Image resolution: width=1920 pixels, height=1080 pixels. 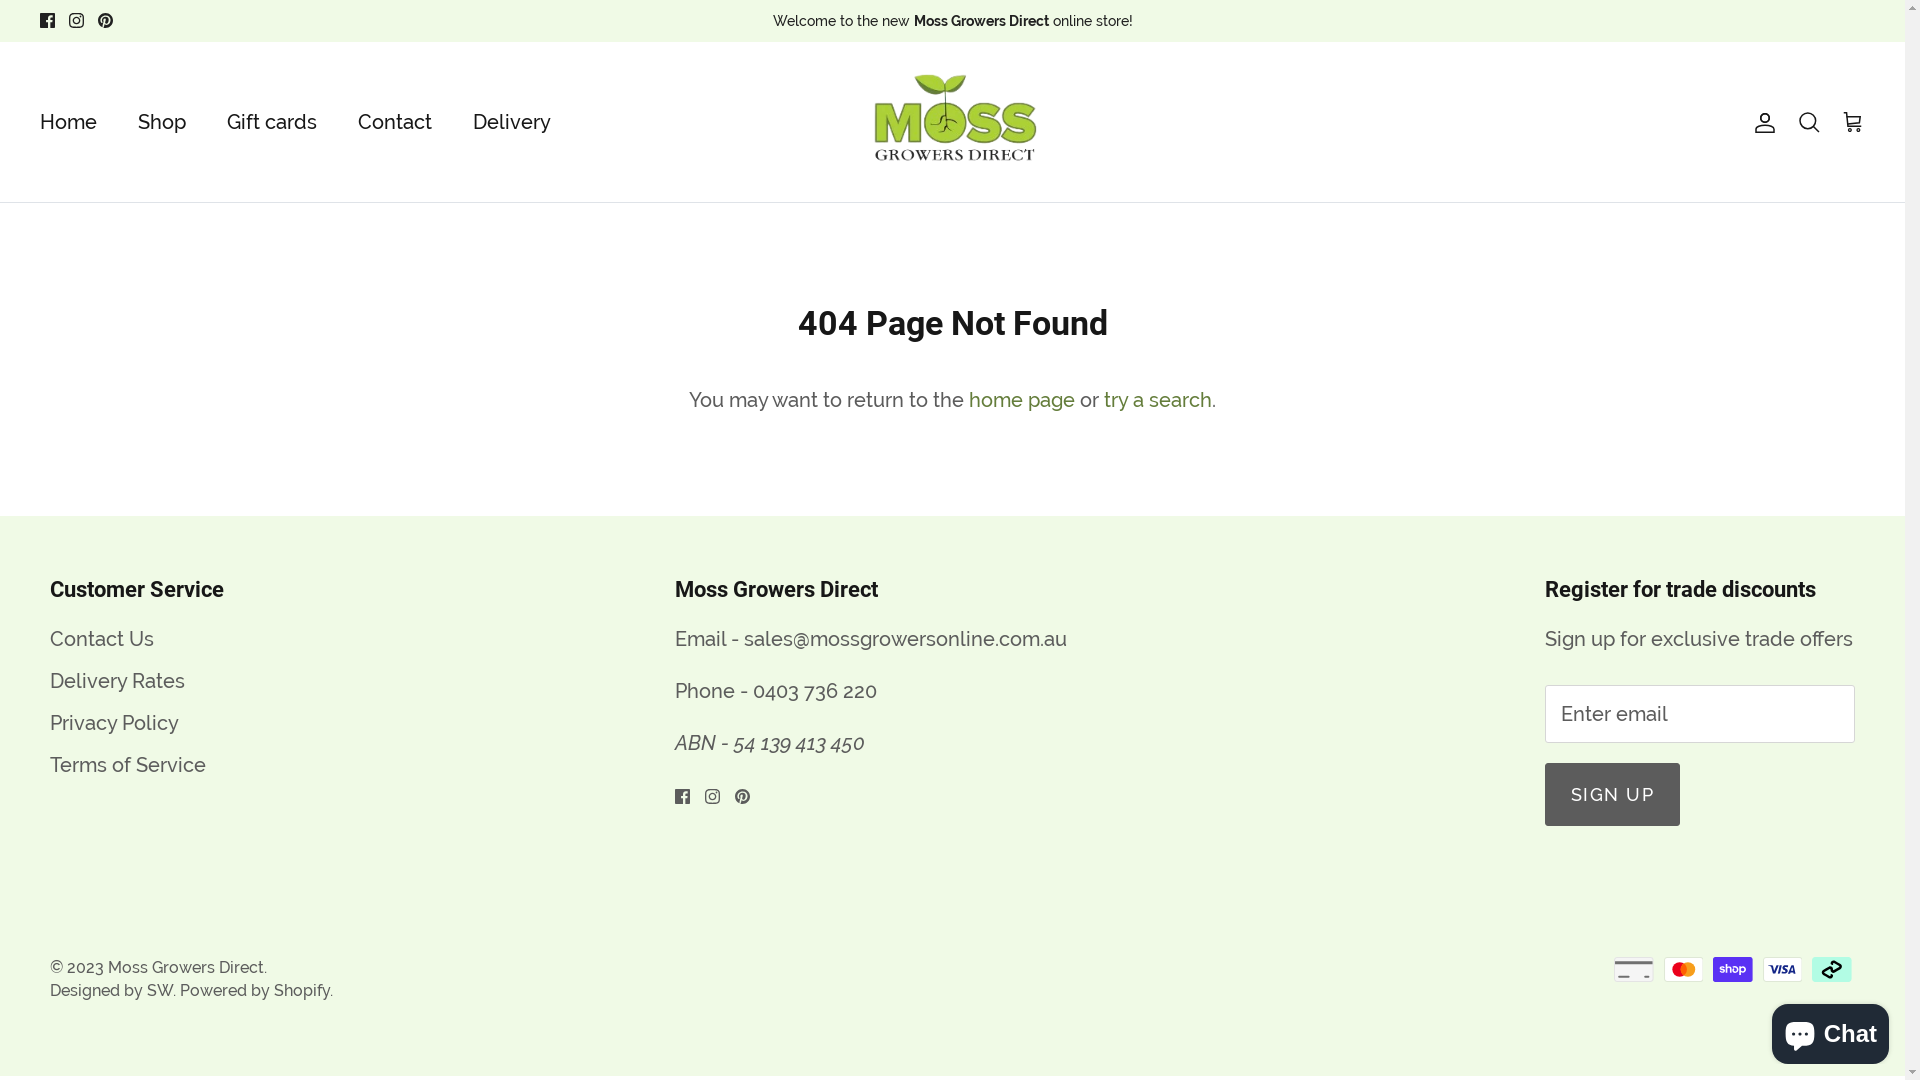 I want to click on 'Shop', so click(x=162, y=122).